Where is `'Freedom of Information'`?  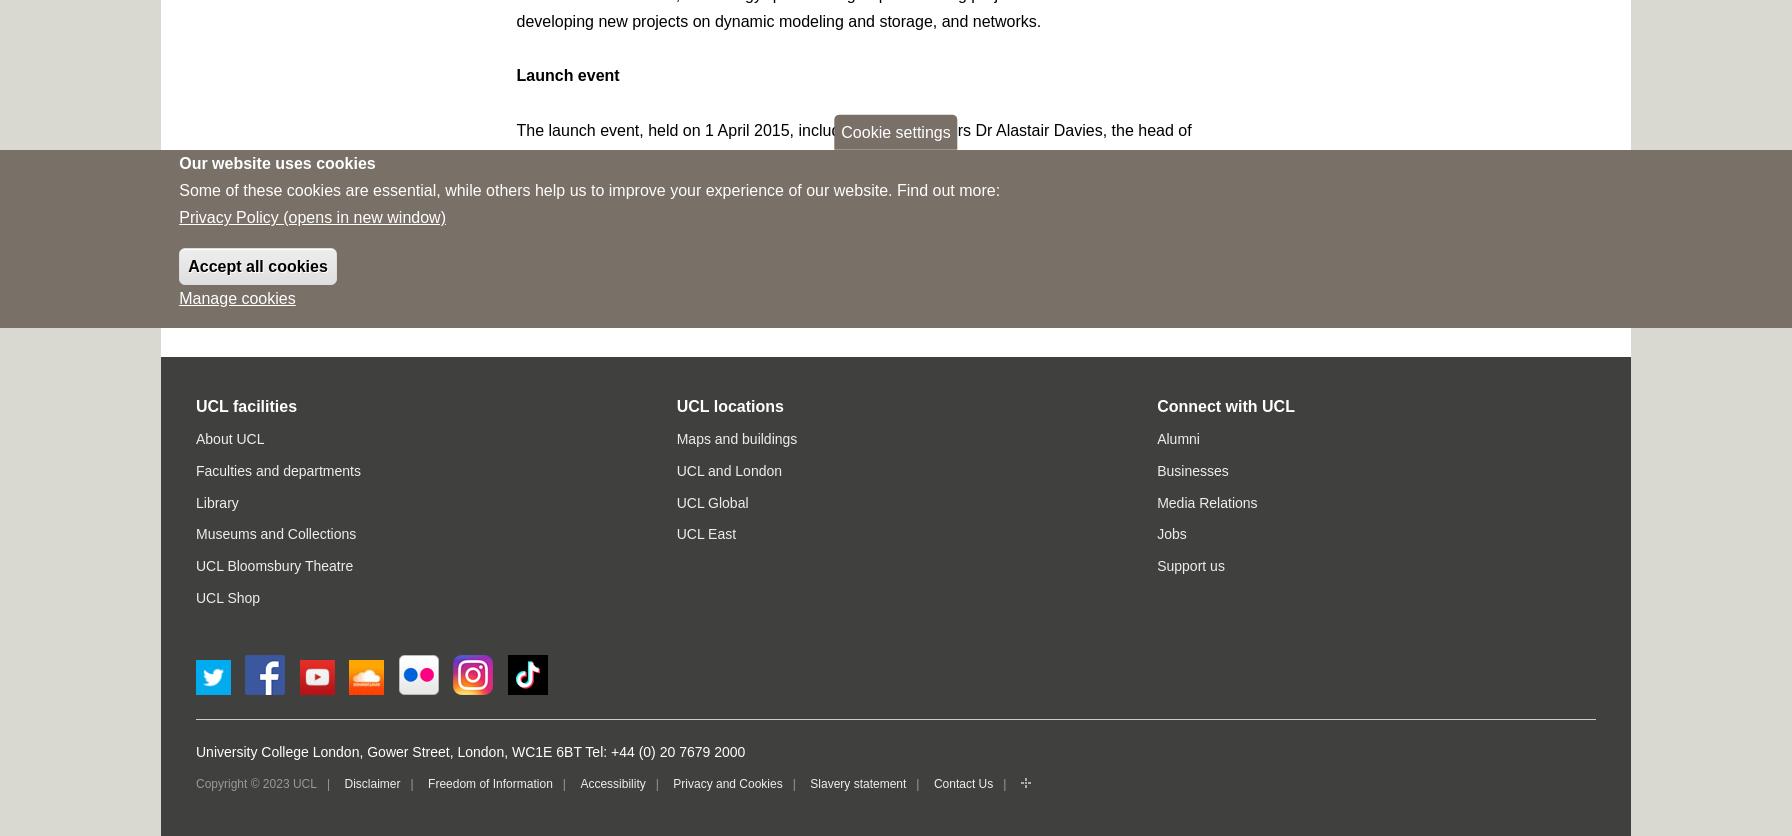
'Freedom of Information' is located at coordinates (489, 781).